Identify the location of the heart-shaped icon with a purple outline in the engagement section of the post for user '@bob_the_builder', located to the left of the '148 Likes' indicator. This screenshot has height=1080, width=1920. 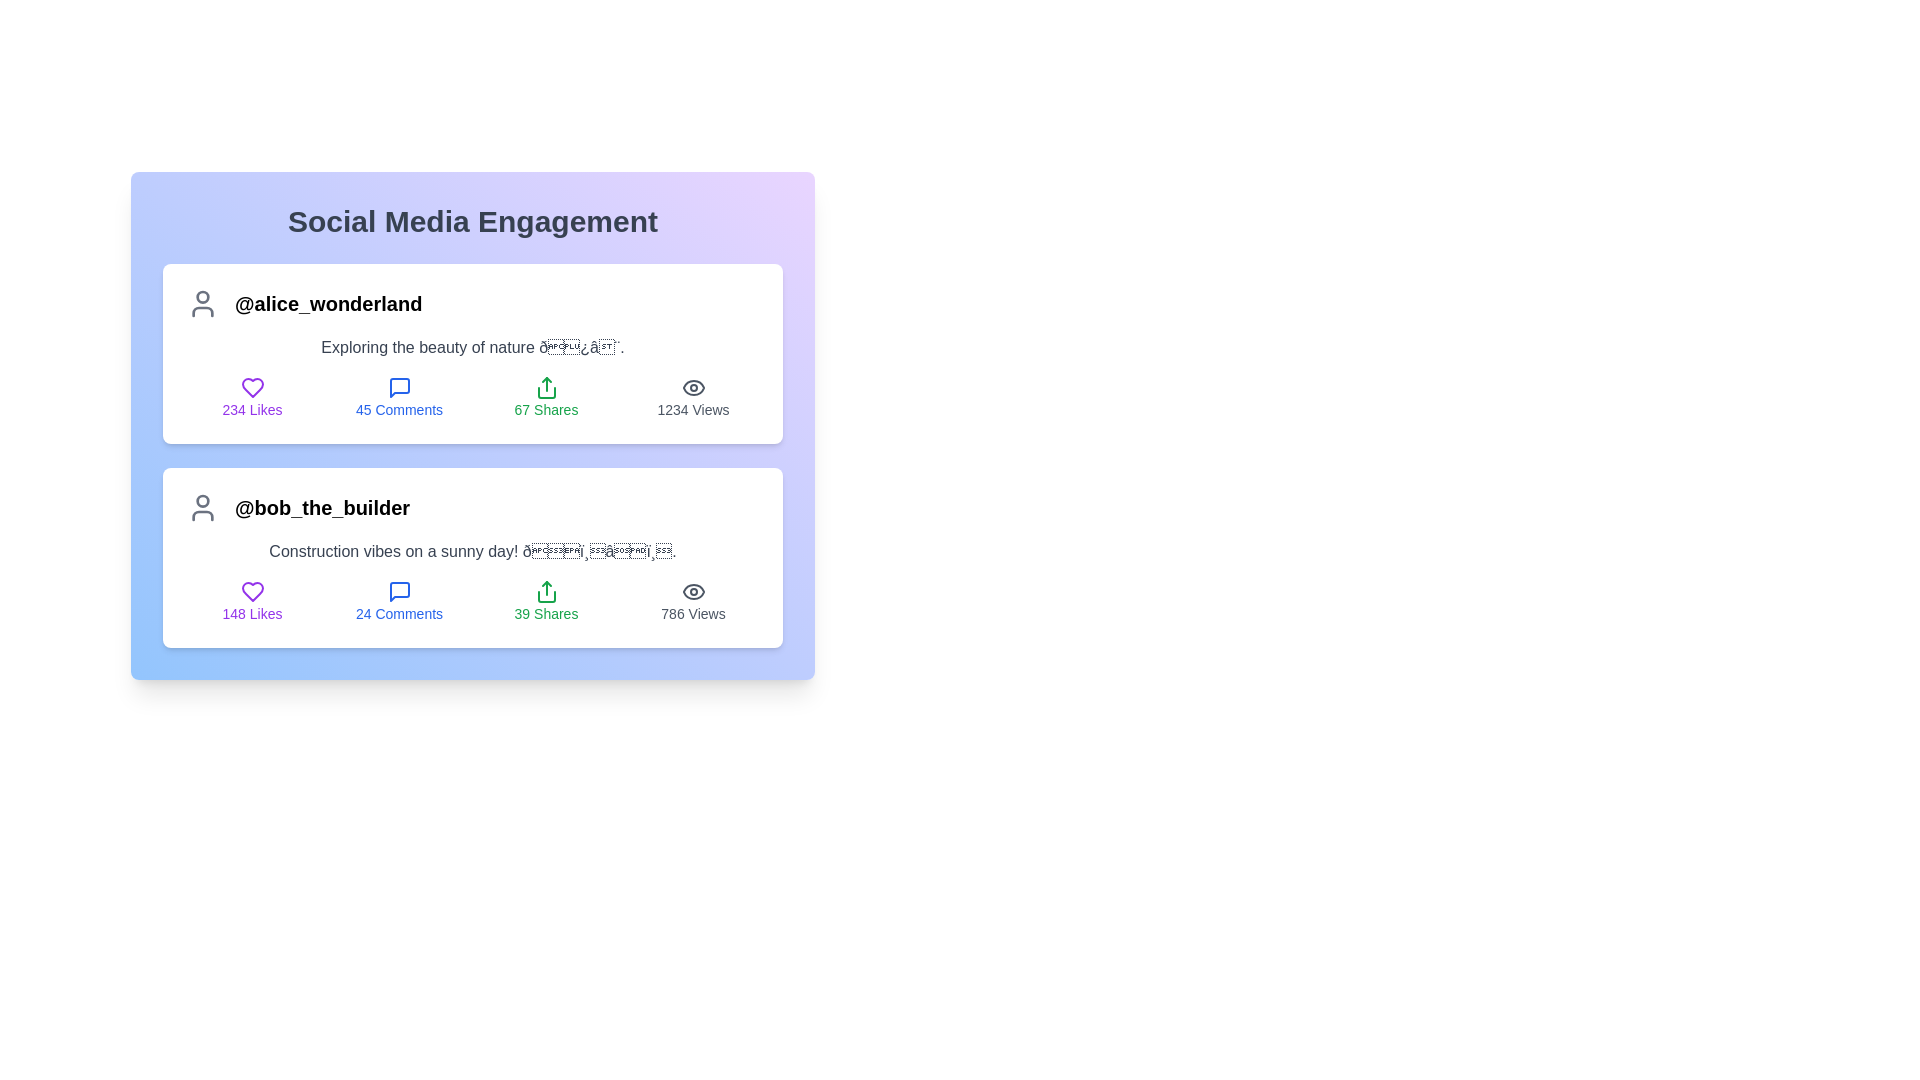
(251, 590).